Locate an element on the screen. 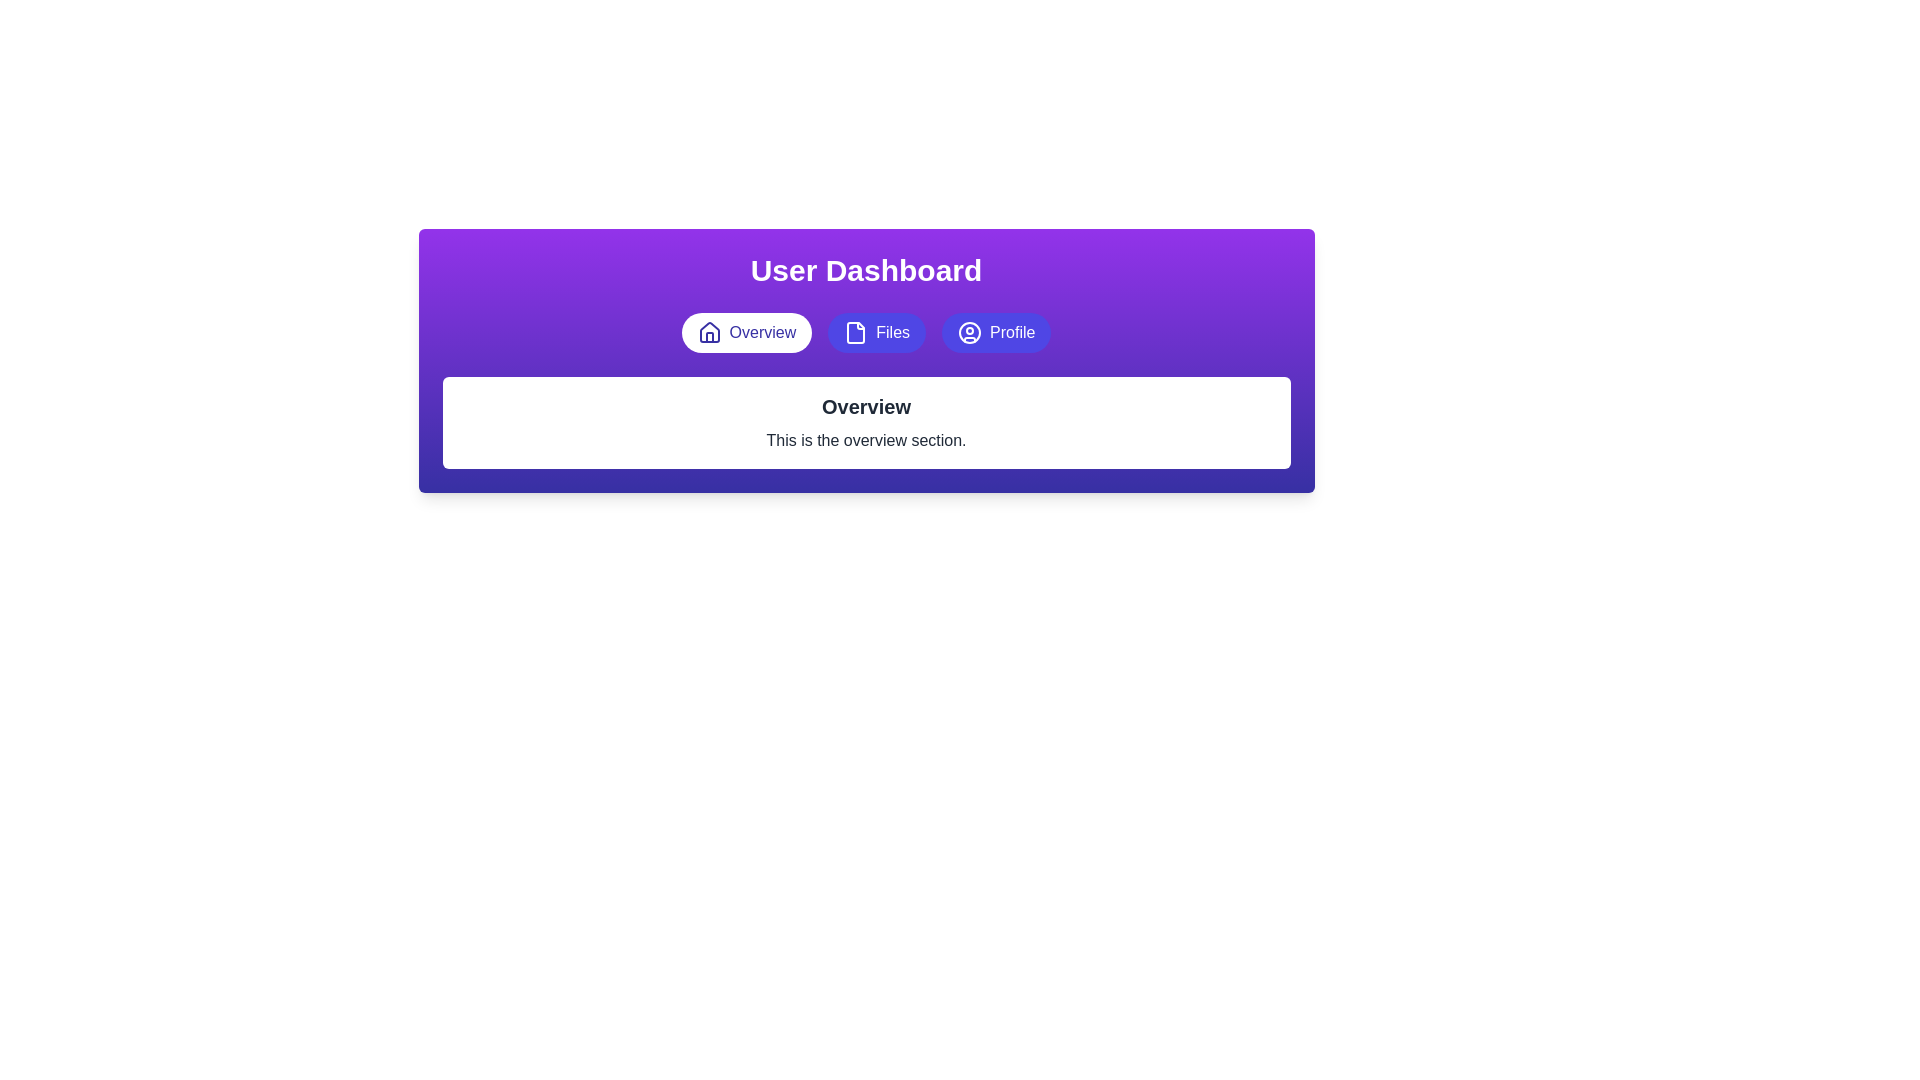 The height and width of the screenshot is (1080, 1920). the 'Overview' button located in the navigation bar at the top of the interface, which has a rounded rectangular shape, a white background, and indigo-colored text with a house icon is located at coordinates (745, 331).